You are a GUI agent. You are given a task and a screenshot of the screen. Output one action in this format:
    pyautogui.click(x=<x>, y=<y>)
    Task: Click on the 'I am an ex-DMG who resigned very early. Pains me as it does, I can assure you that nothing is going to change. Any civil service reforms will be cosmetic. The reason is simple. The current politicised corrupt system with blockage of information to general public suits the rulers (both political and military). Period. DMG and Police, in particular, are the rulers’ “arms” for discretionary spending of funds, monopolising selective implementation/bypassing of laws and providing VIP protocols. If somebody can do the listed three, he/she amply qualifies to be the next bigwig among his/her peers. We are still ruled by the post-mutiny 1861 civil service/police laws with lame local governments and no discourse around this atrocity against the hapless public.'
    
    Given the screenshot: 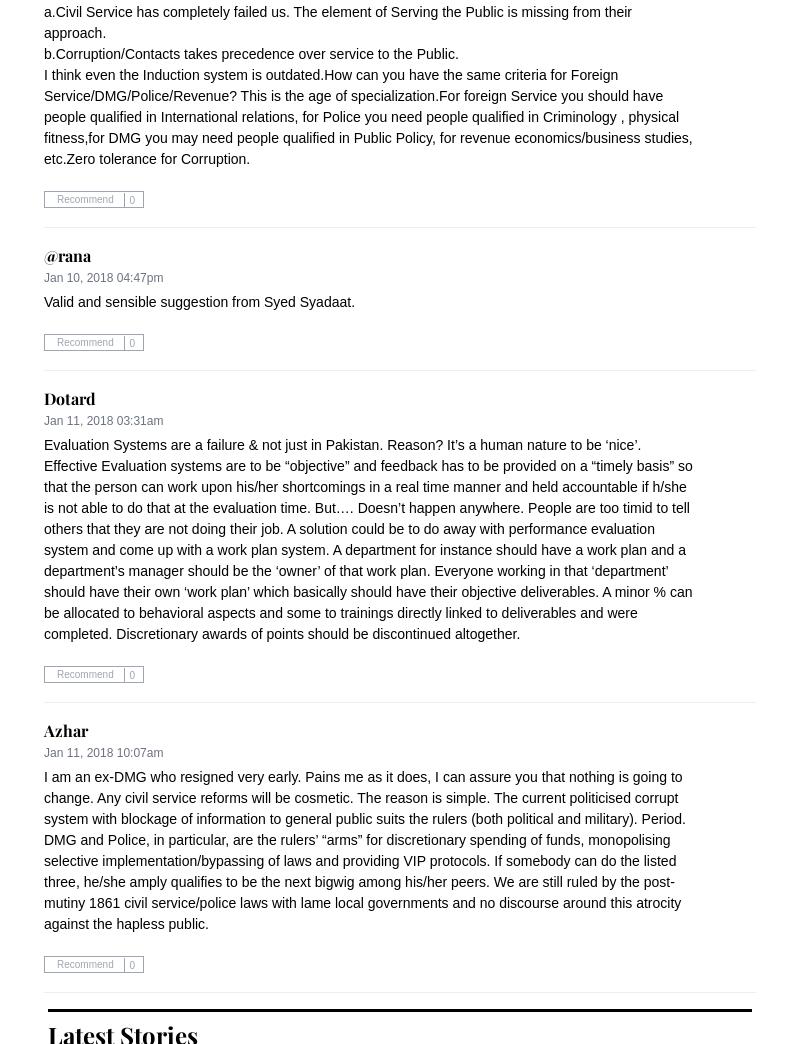 What is the action you would take?
    pyautogui.click(x=366, y=849)
    